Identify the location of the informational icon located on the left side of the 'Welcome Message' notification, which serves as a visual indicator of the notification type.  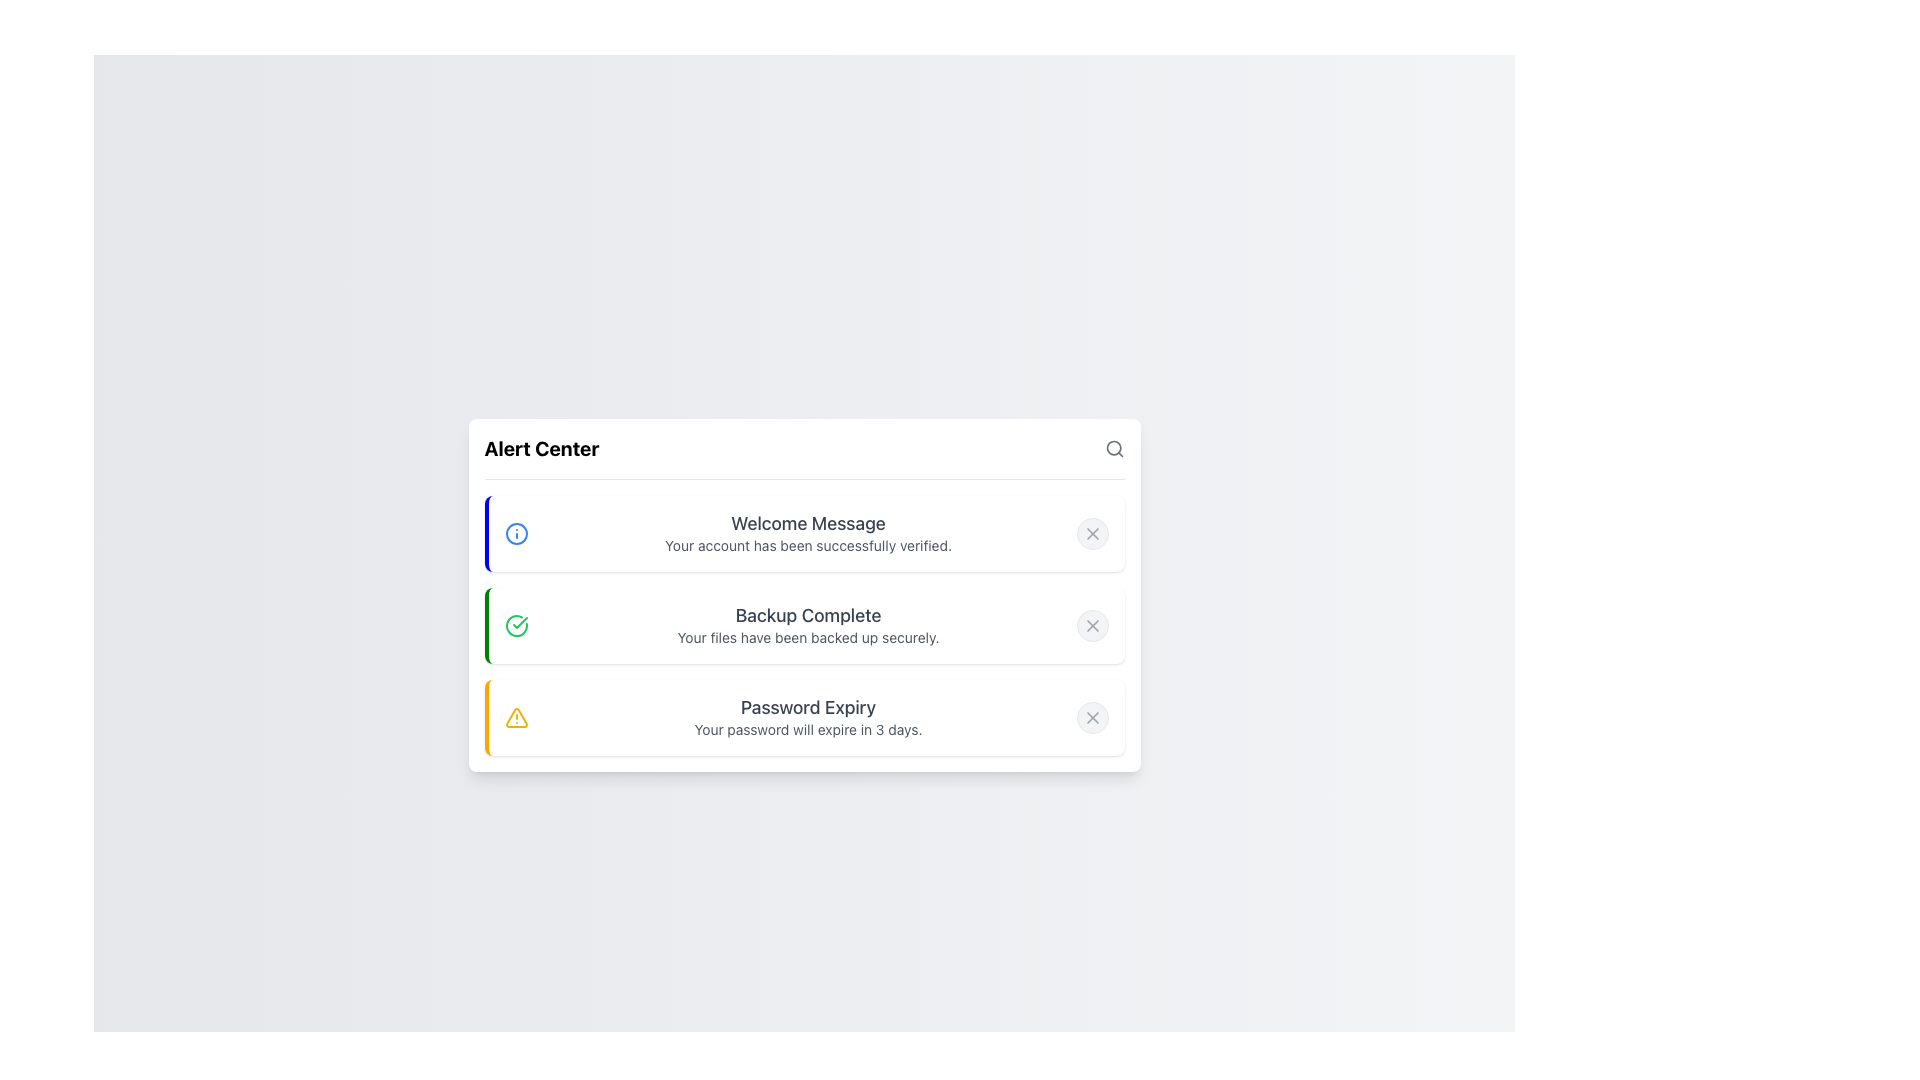
(516, 532).